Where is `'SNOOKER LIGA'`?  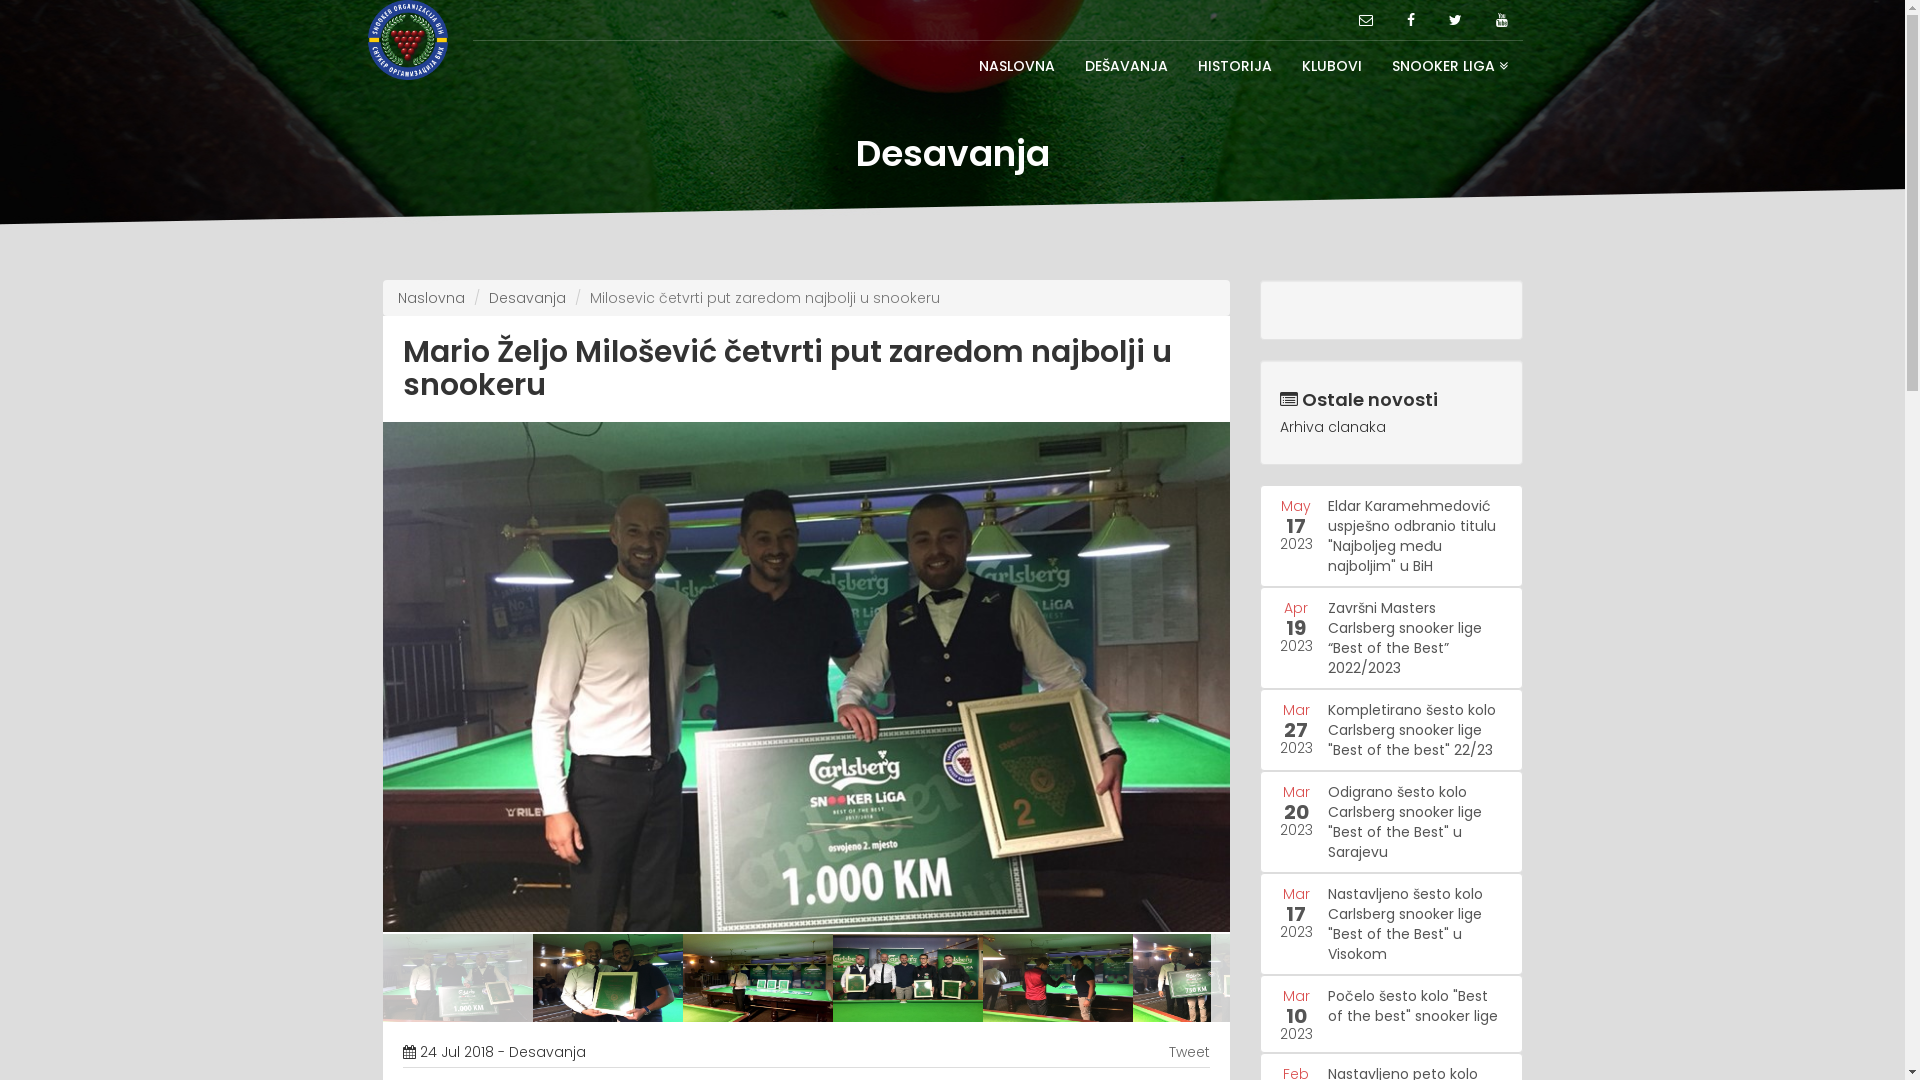 'SNOOKER LIGA' is located at coordinates (1449, 64).